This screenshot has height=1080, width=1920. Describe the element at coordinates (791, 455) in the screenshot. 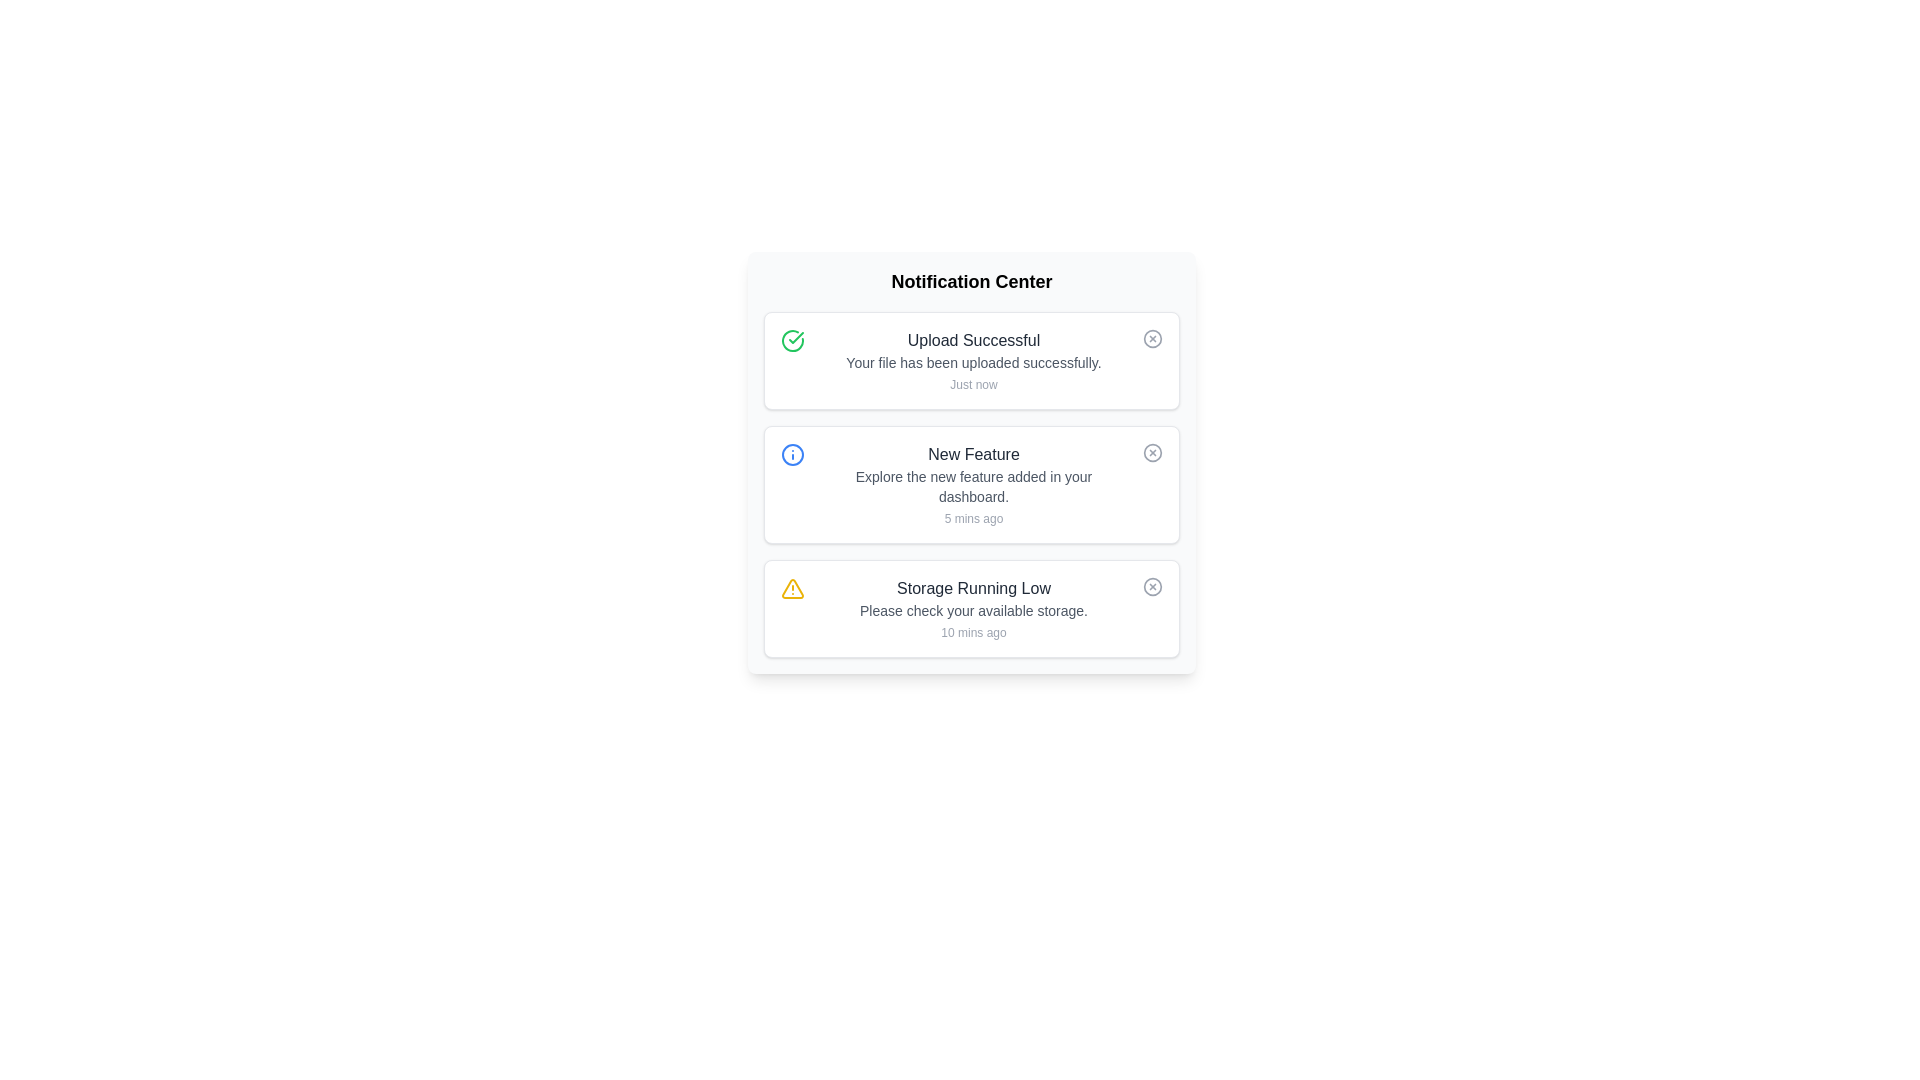

I see `the 'New Feature' notification icon, which is the first element from the left and aligned with the top text 'Explore the new feature added in your dashboard.'` at that location.